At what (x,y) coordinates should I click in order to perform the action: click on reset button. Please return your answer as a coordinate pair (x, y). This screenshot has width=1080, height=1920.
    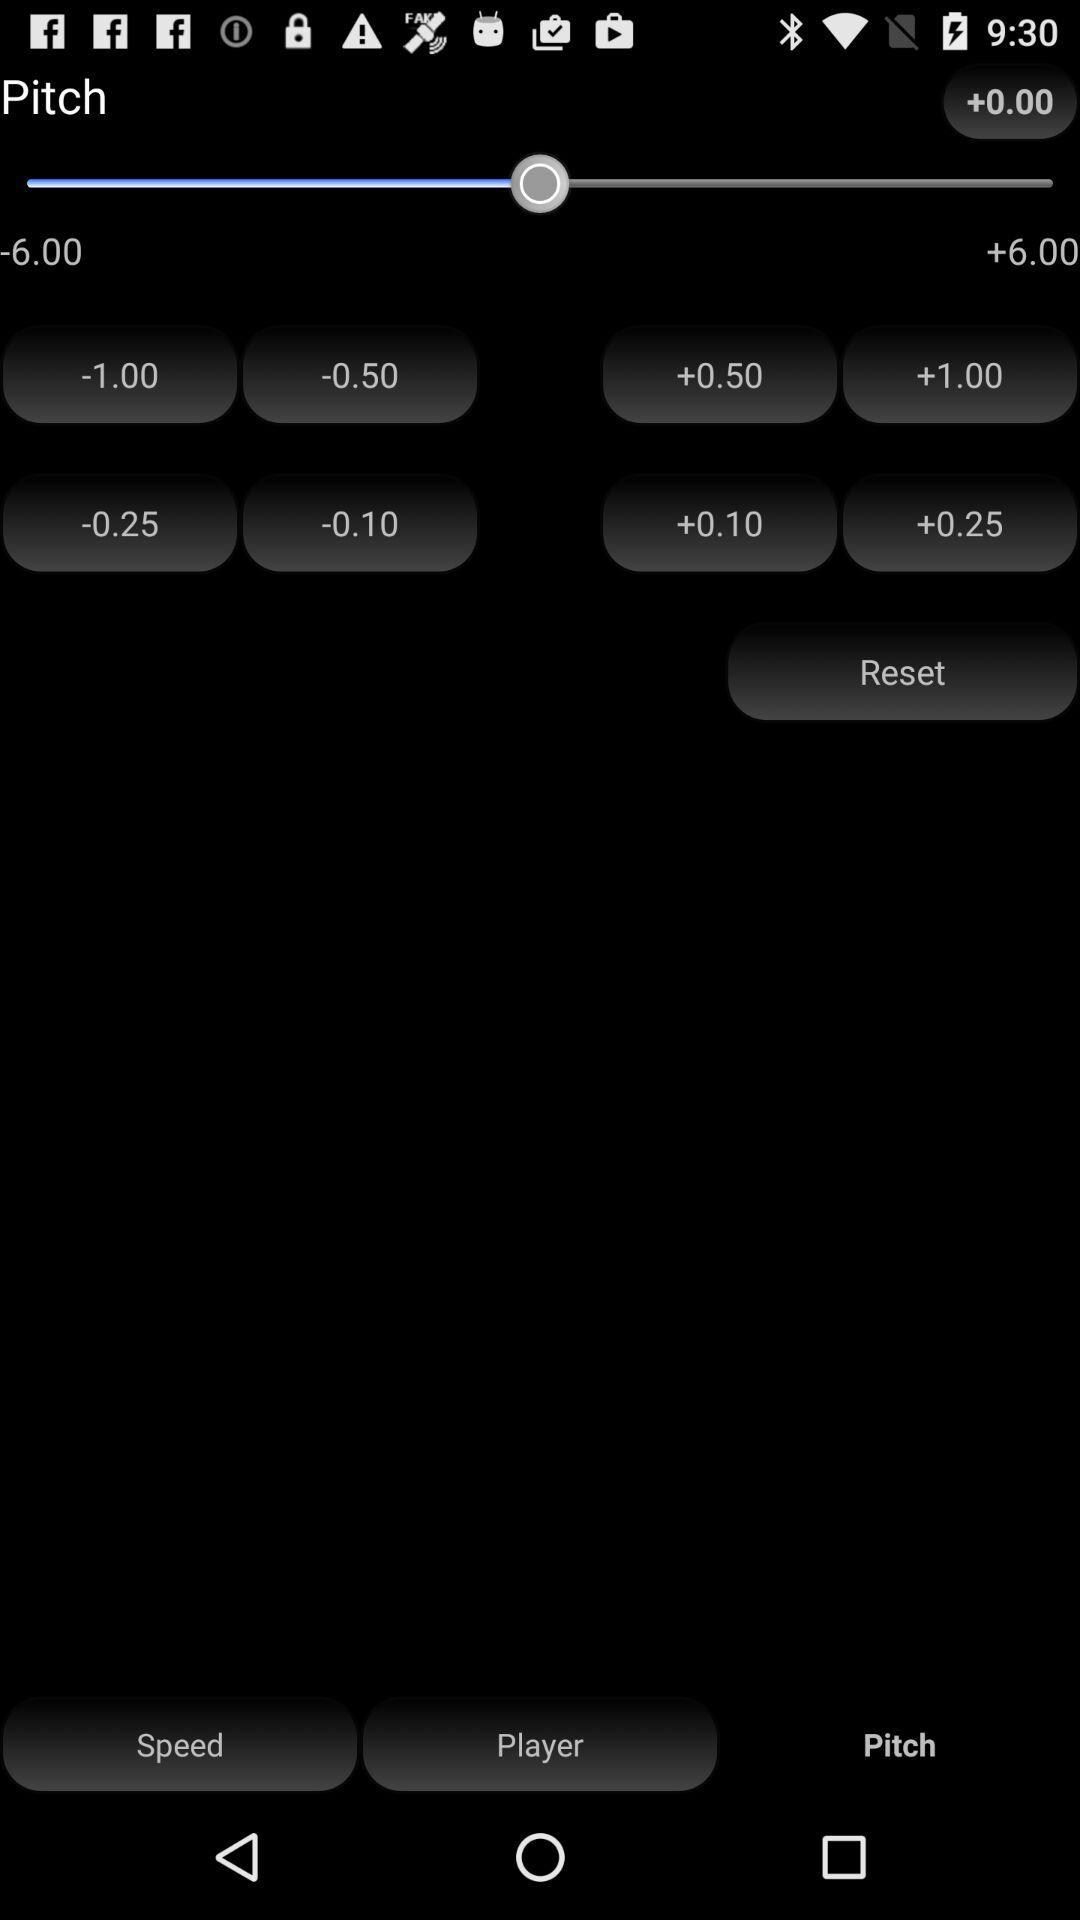
    Looking at the image, I should click on (902, 672).